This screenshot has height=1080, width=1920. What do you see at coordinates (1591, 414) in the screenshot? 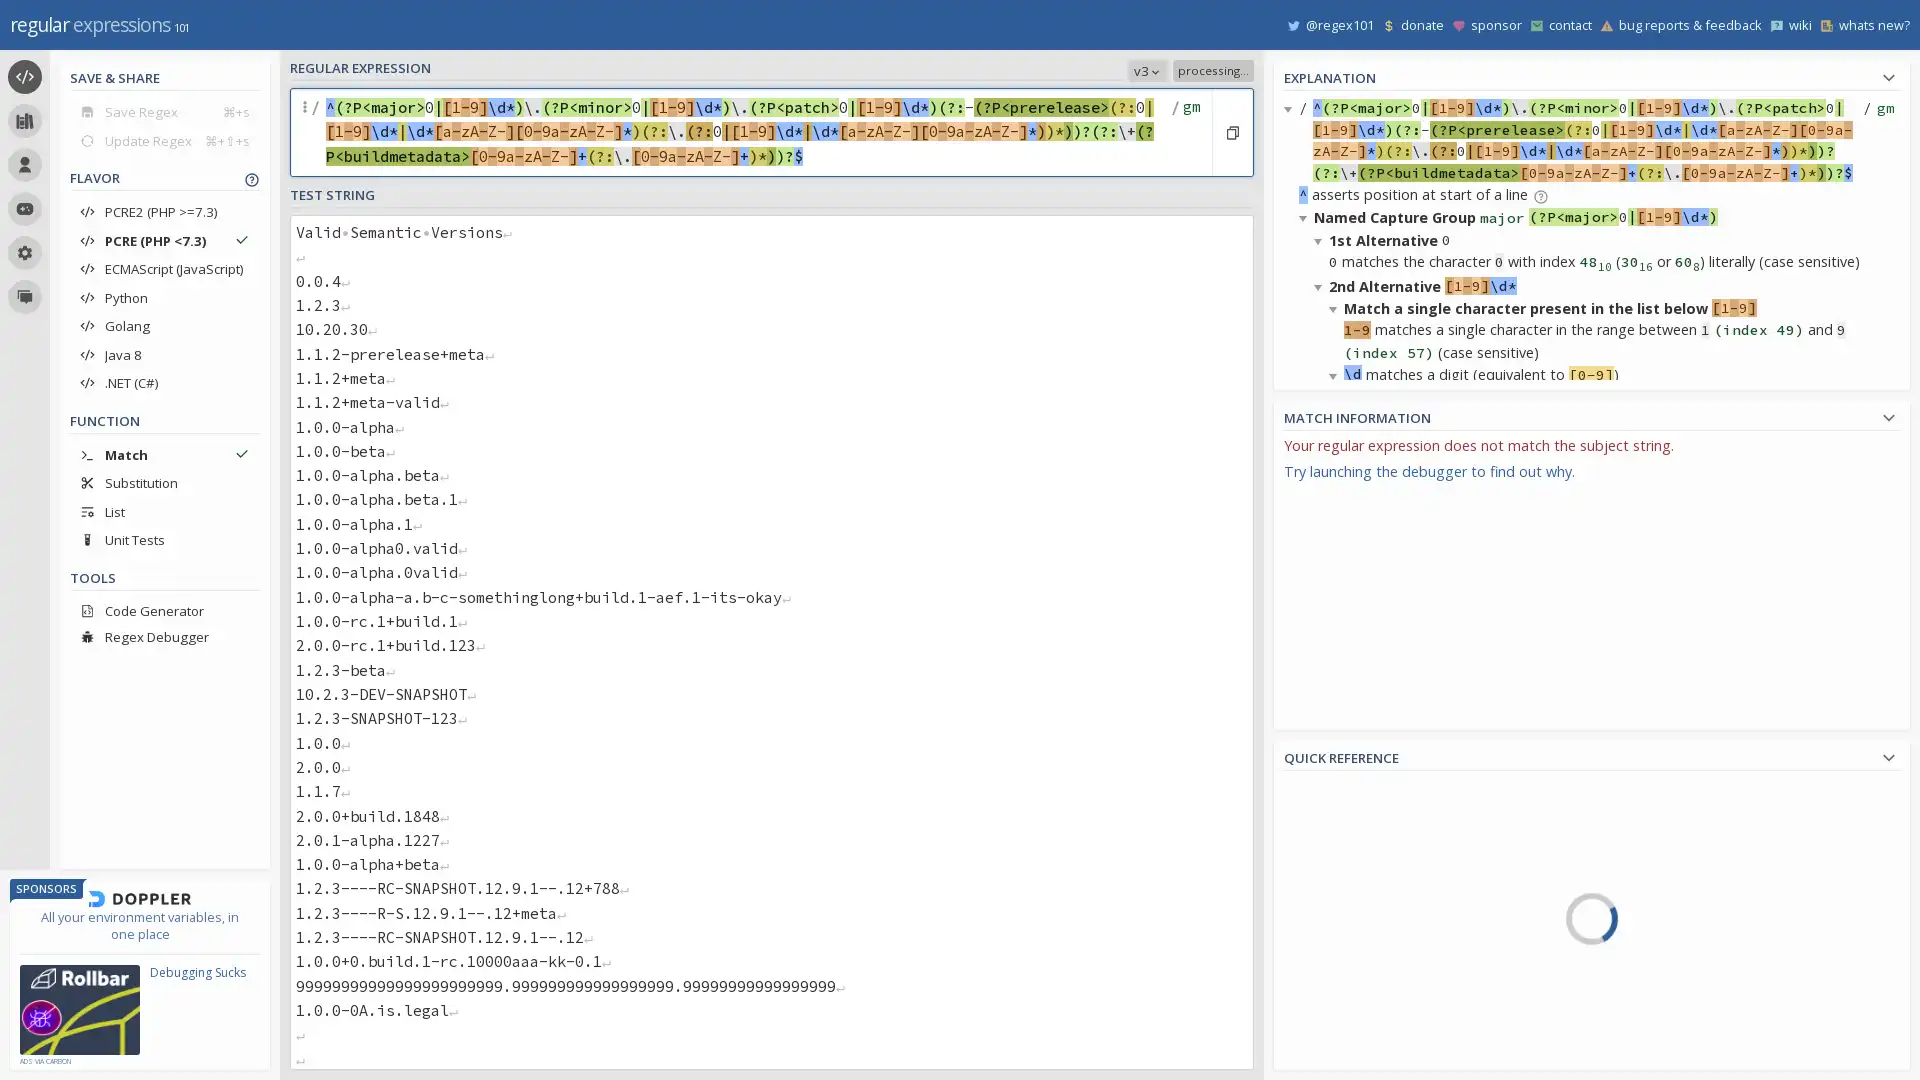
I see `MATCH INFORMATION` at bounding box center [1591, 414].